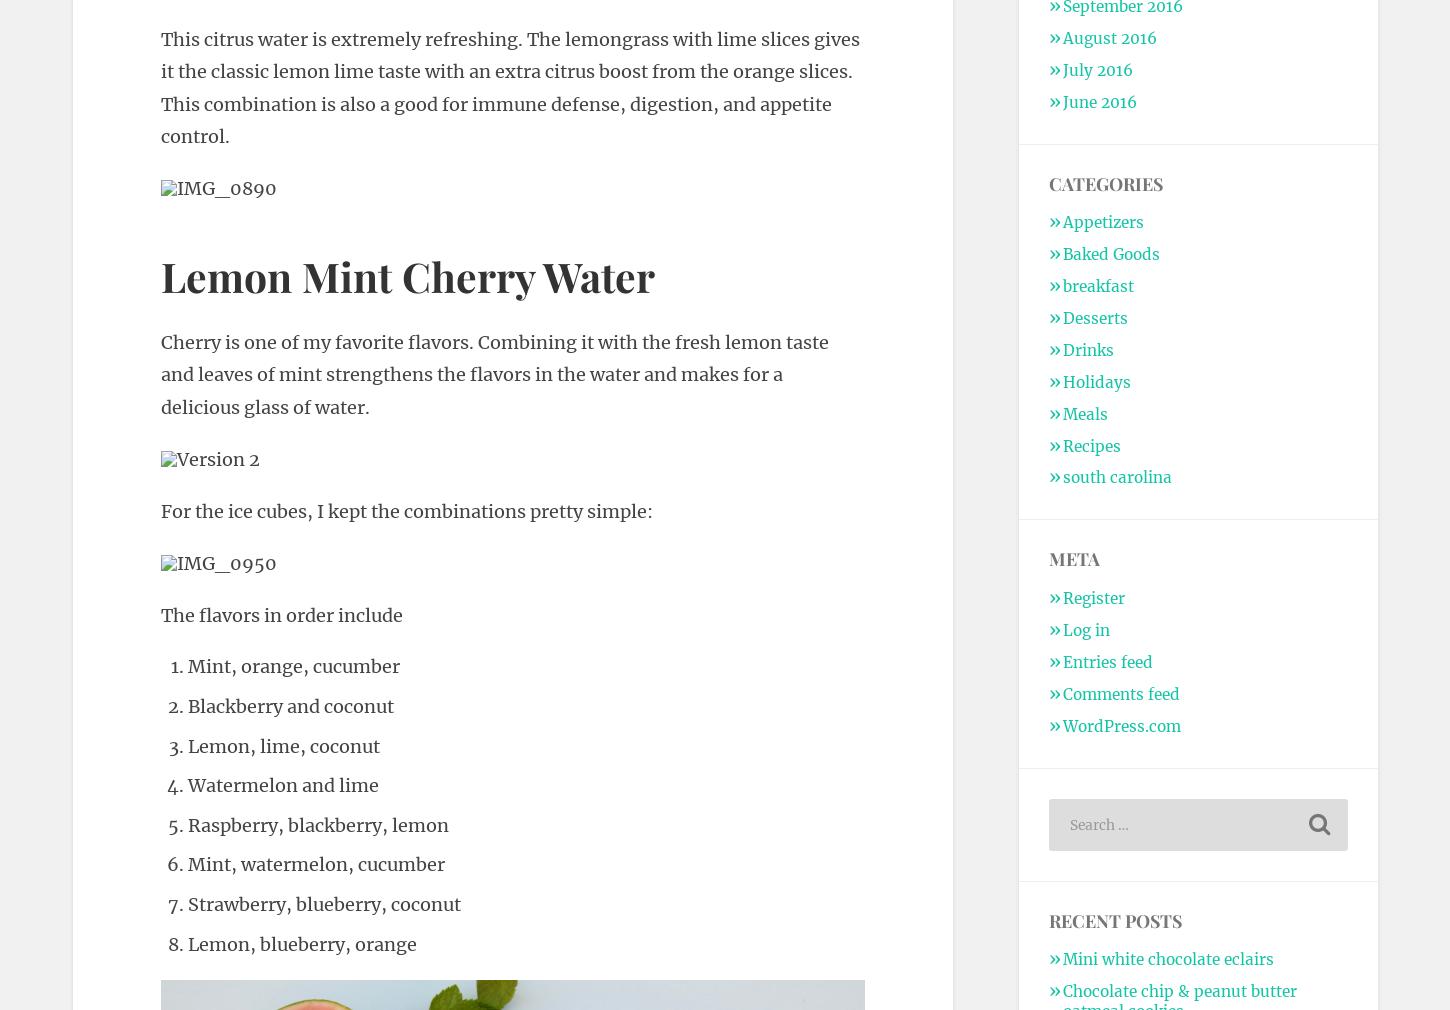 The height and width of the screenshot is (1010, 1450). Describe the element at coordinates (1084, 413) in the screenshot. I see `'Meals'` at that location.